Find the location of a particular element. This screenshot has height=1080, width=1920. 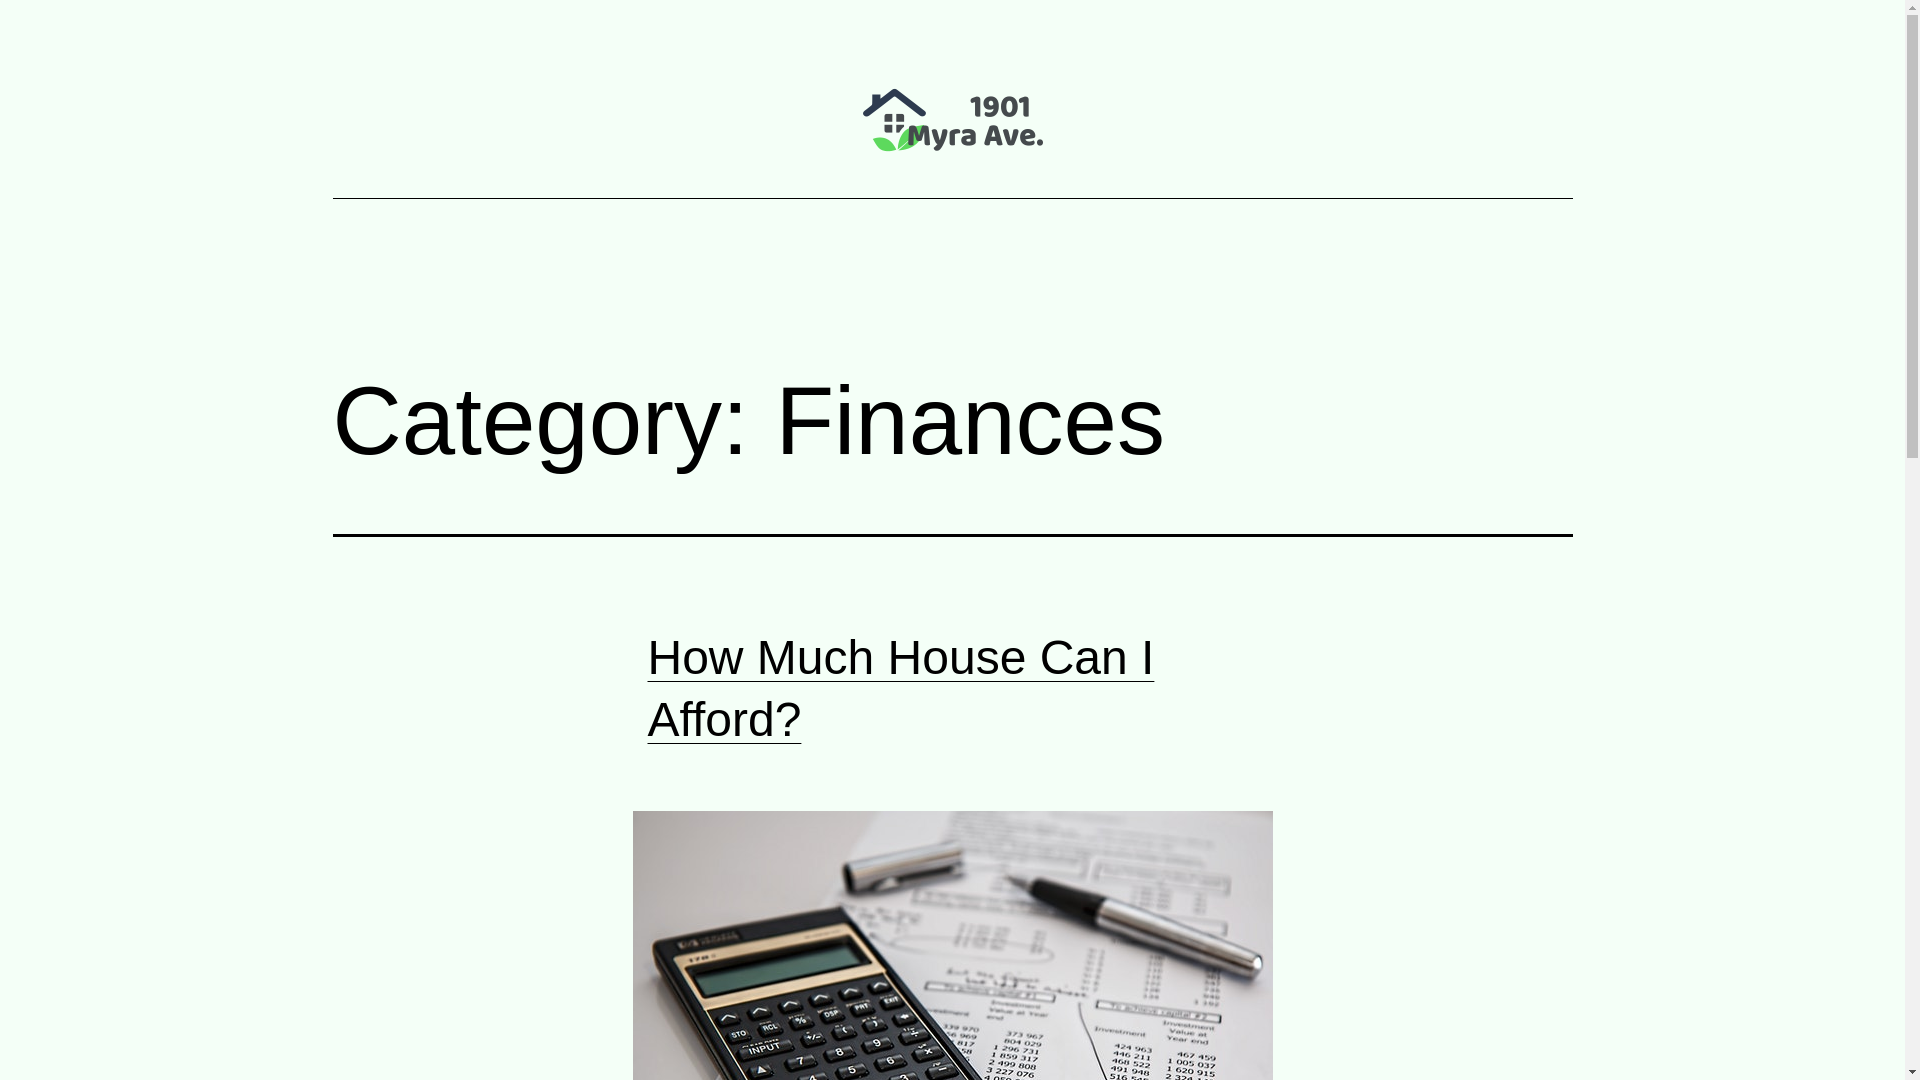

'How Much House Can I Afford?' is located at coordinates (900, 687).